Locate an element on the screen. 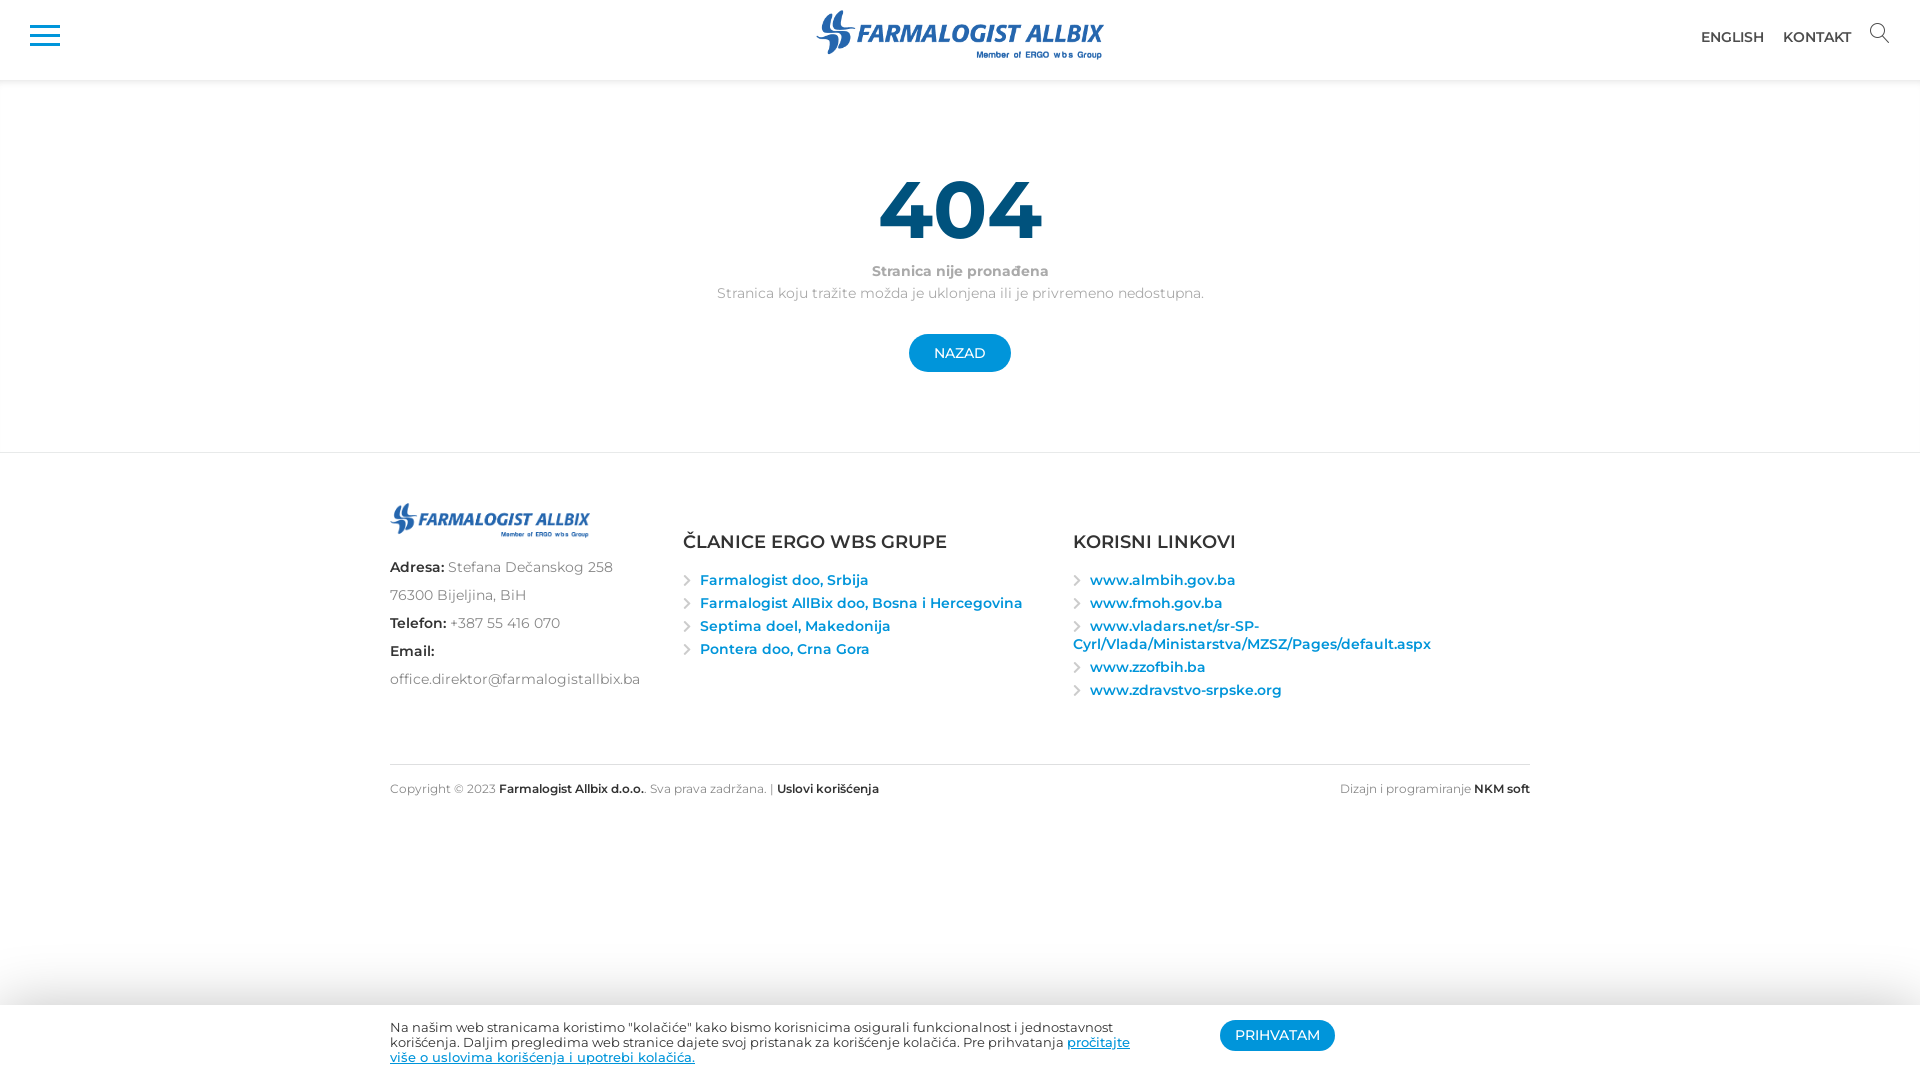 The height and width of the screenshot is (1080, 1920). 'ENGLISH' is located at coordinates (1684, 37).